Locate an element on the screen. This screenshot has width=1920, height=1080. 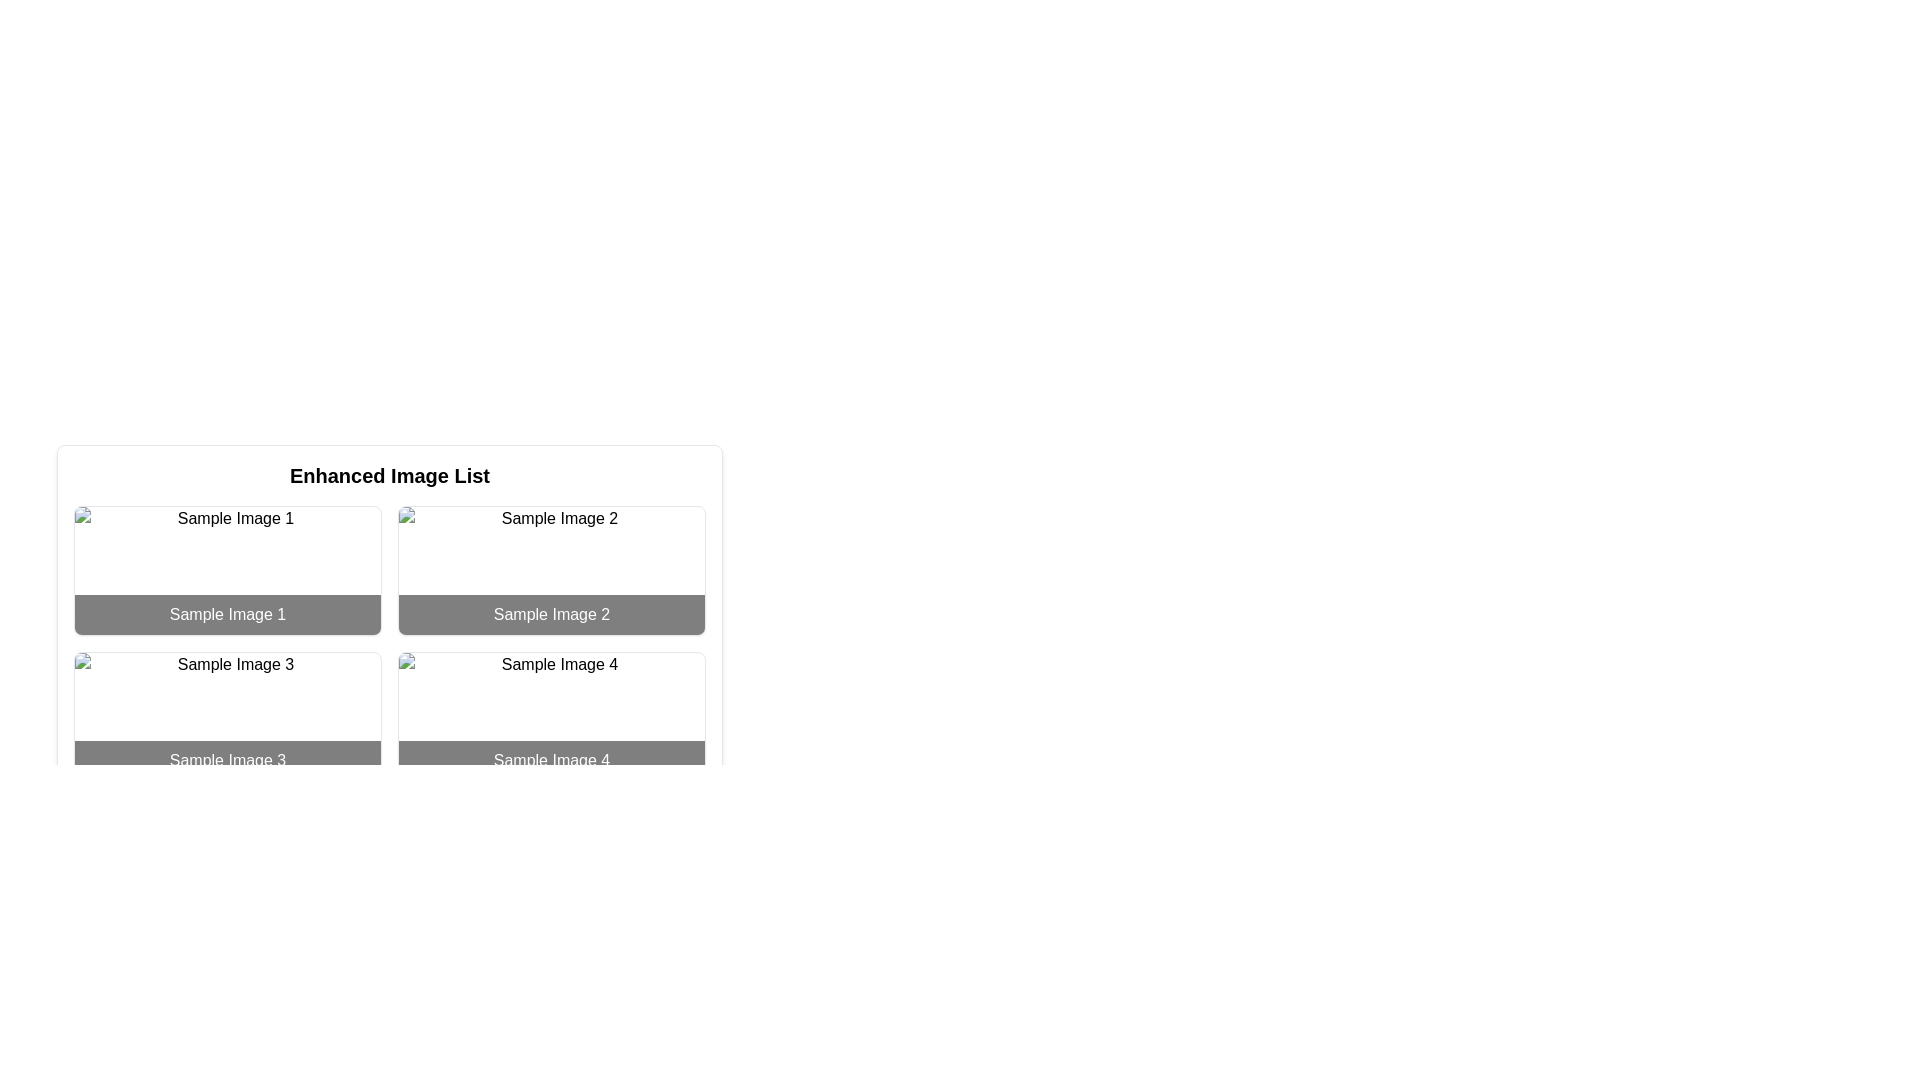
the Image Card labeled 'Sample Image 3', which is positioned in the first column of the second row of a 2-column grid layout is located at coordinates (227, 716).